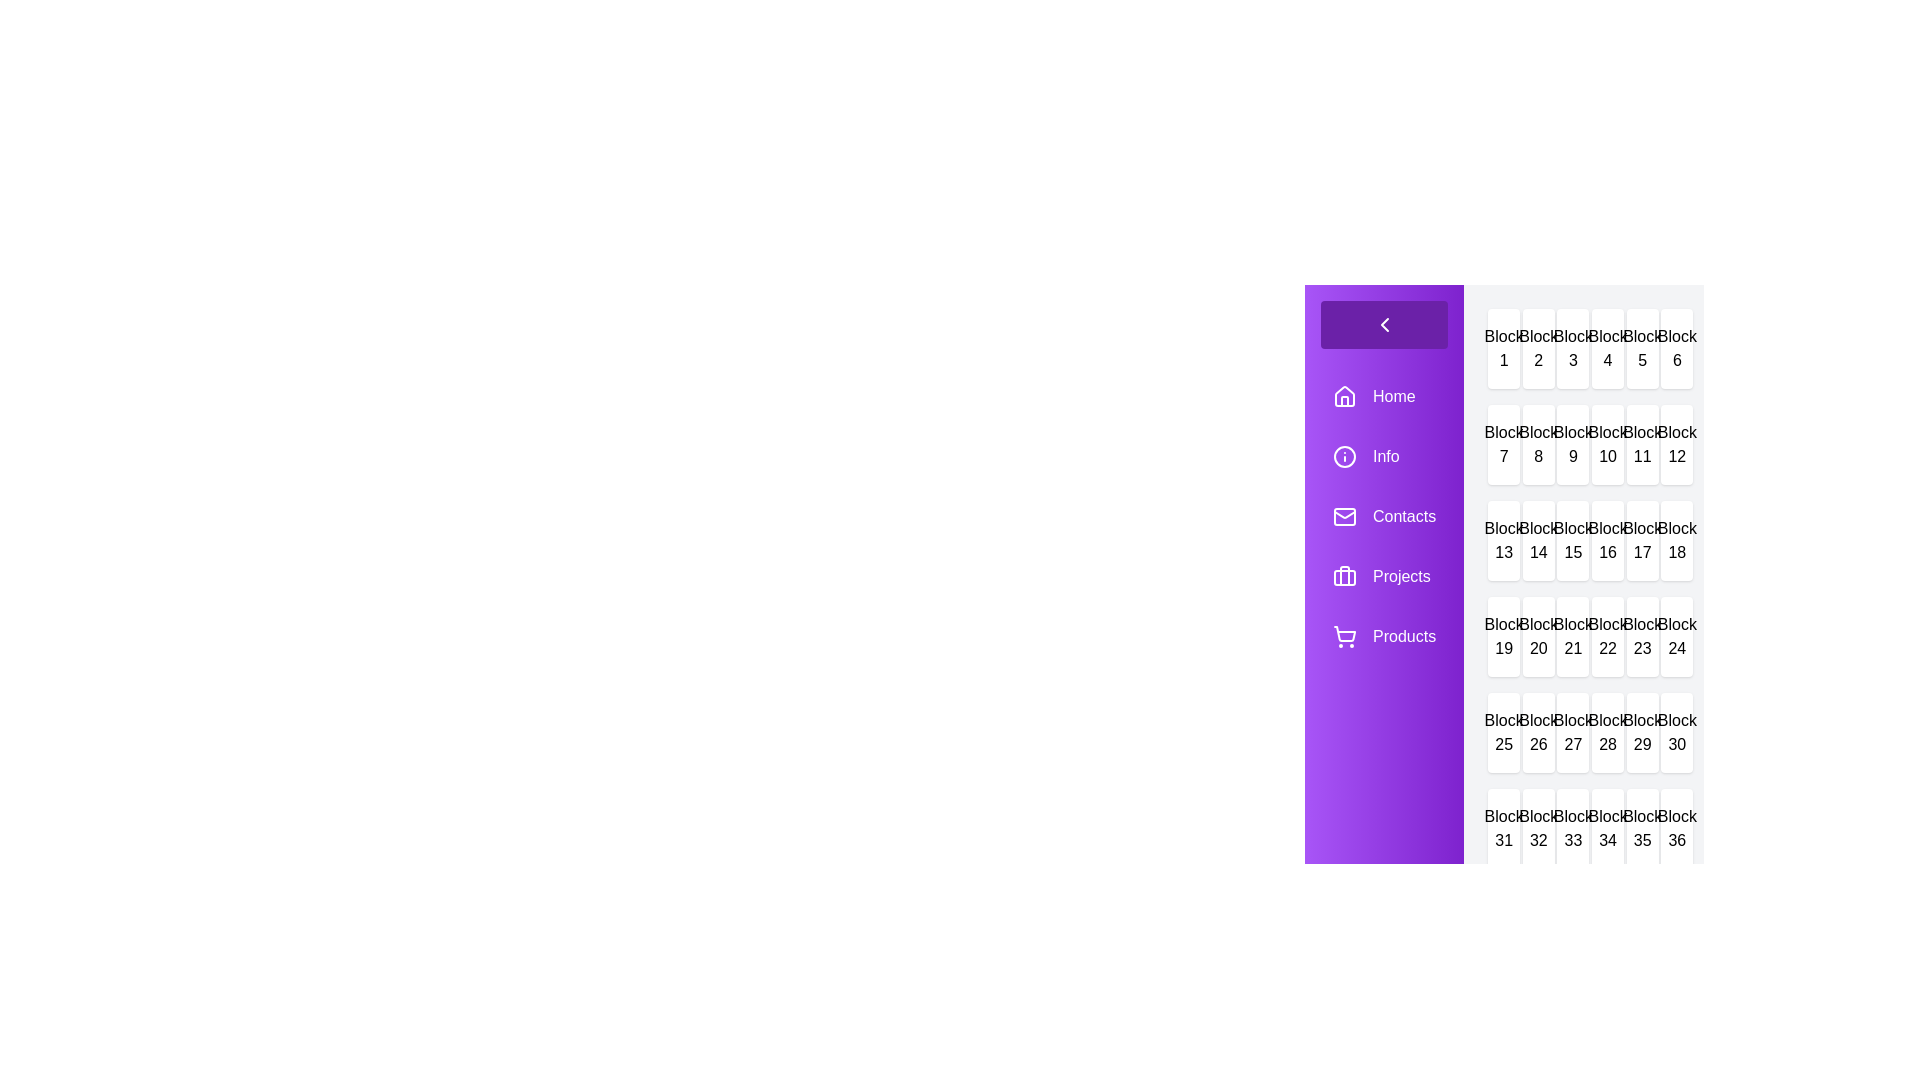 The width and height of the screenshot is (1920, 1080). Describe the element at coordinates (1383, 636) in the screenshot. I see `the menu item labeled Products` at that location.